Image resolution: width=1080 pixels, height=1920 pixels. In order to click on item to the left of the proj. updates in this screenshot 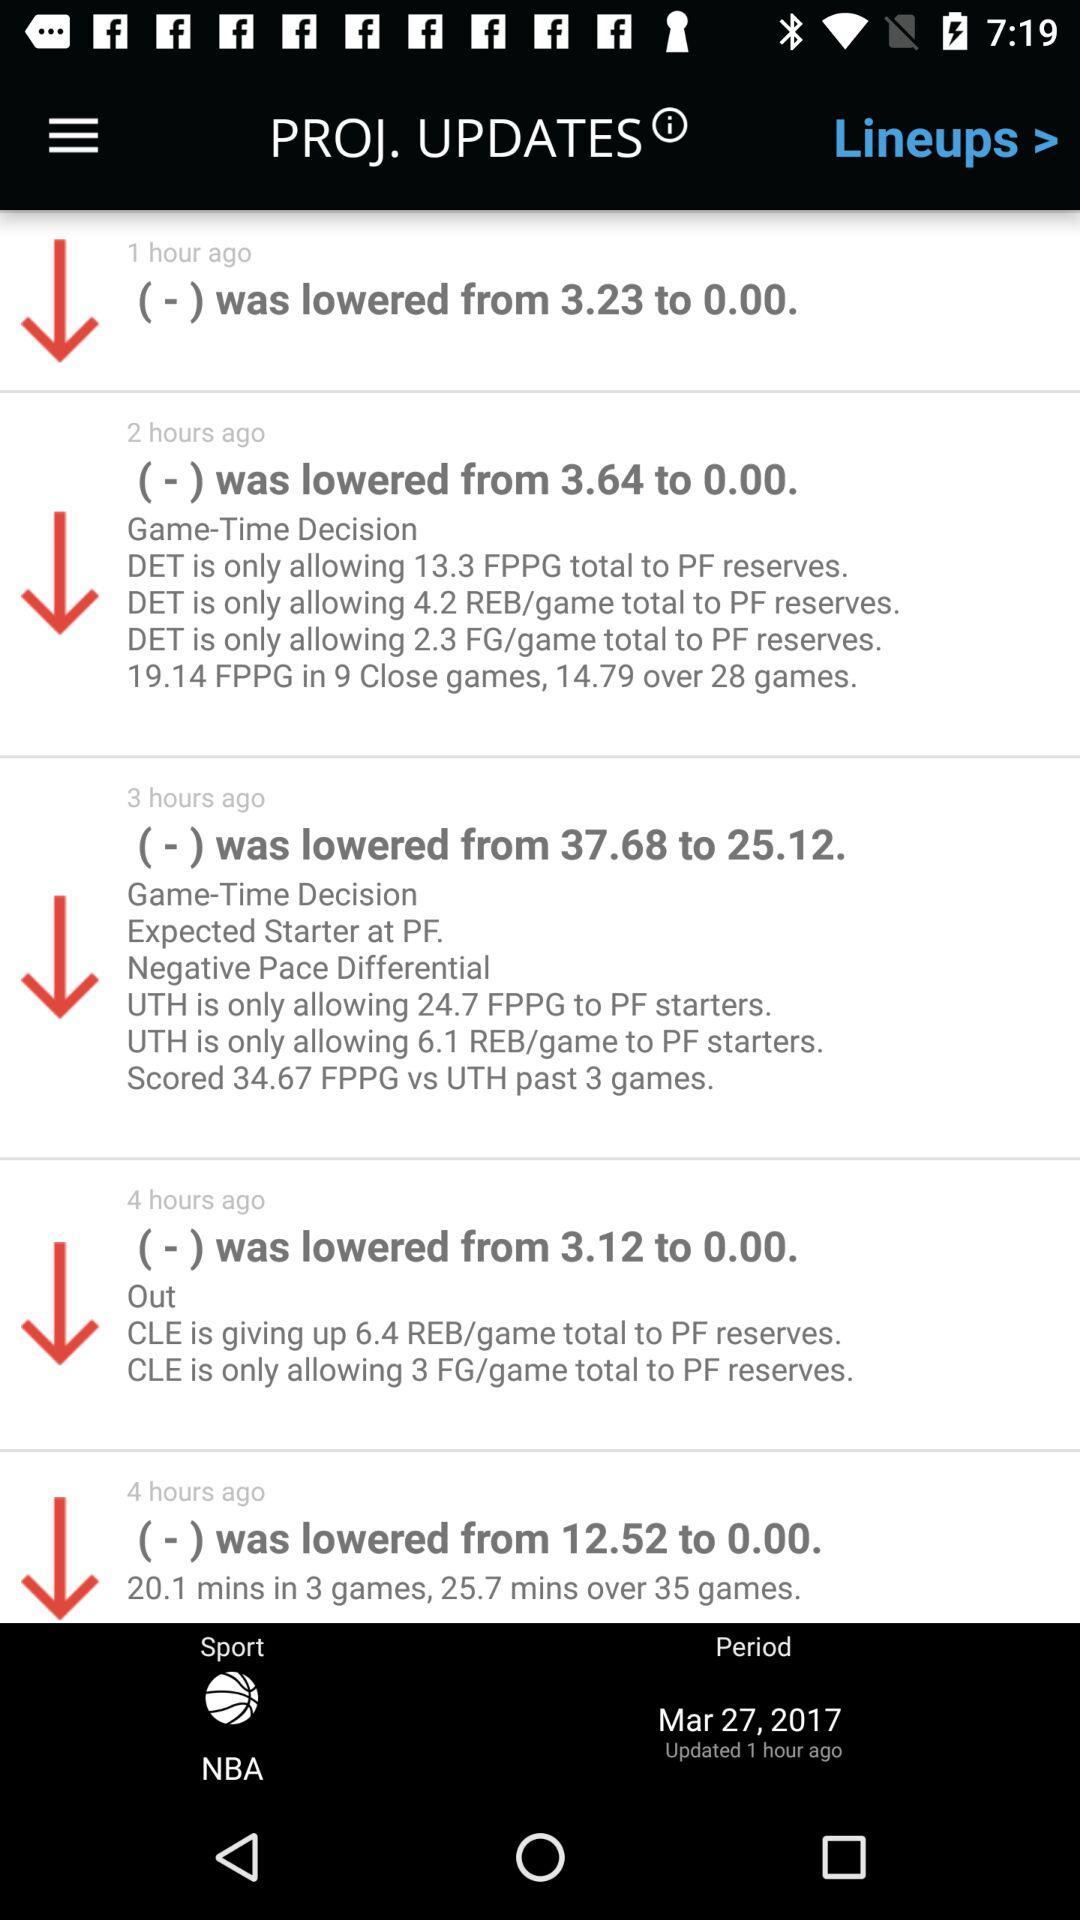, I will do `click(72, 135)`.